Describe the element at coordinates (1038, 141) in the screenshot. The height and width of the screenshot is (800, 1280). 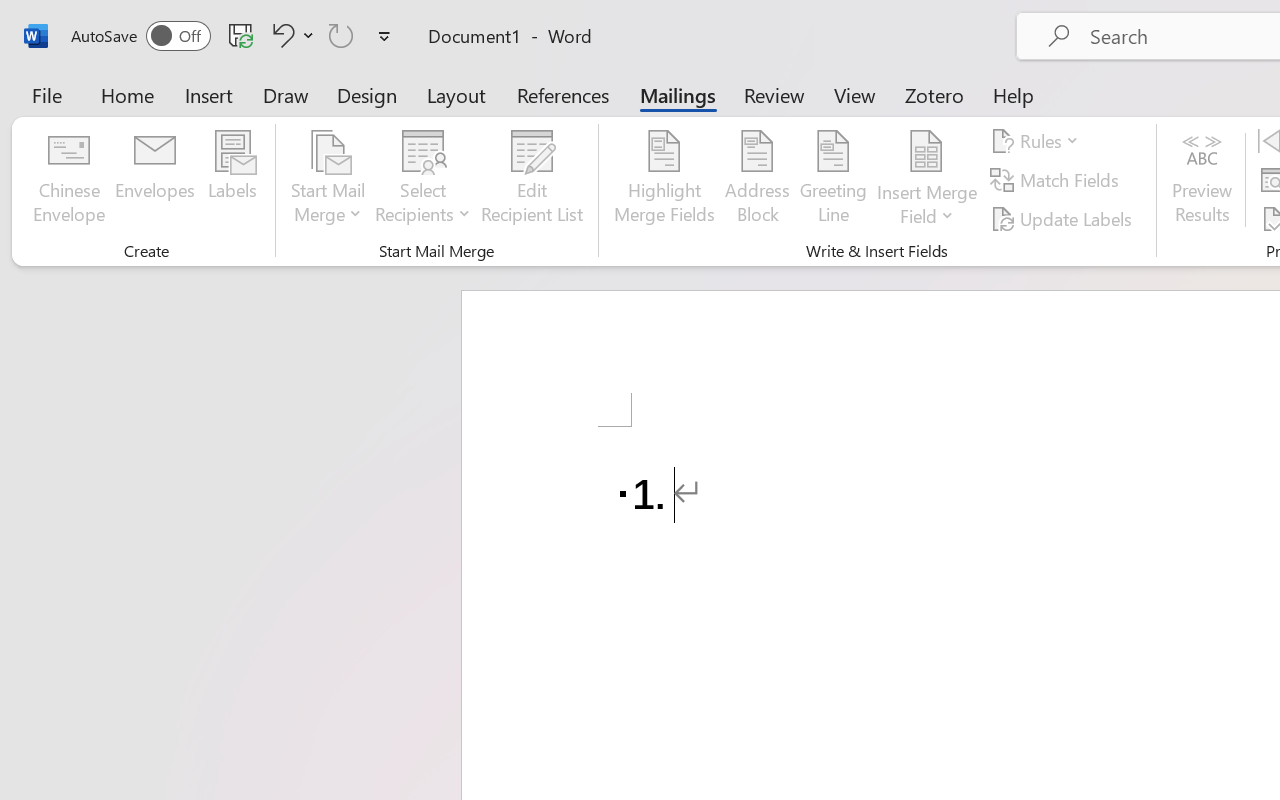
I see `'Rules'` at that location.